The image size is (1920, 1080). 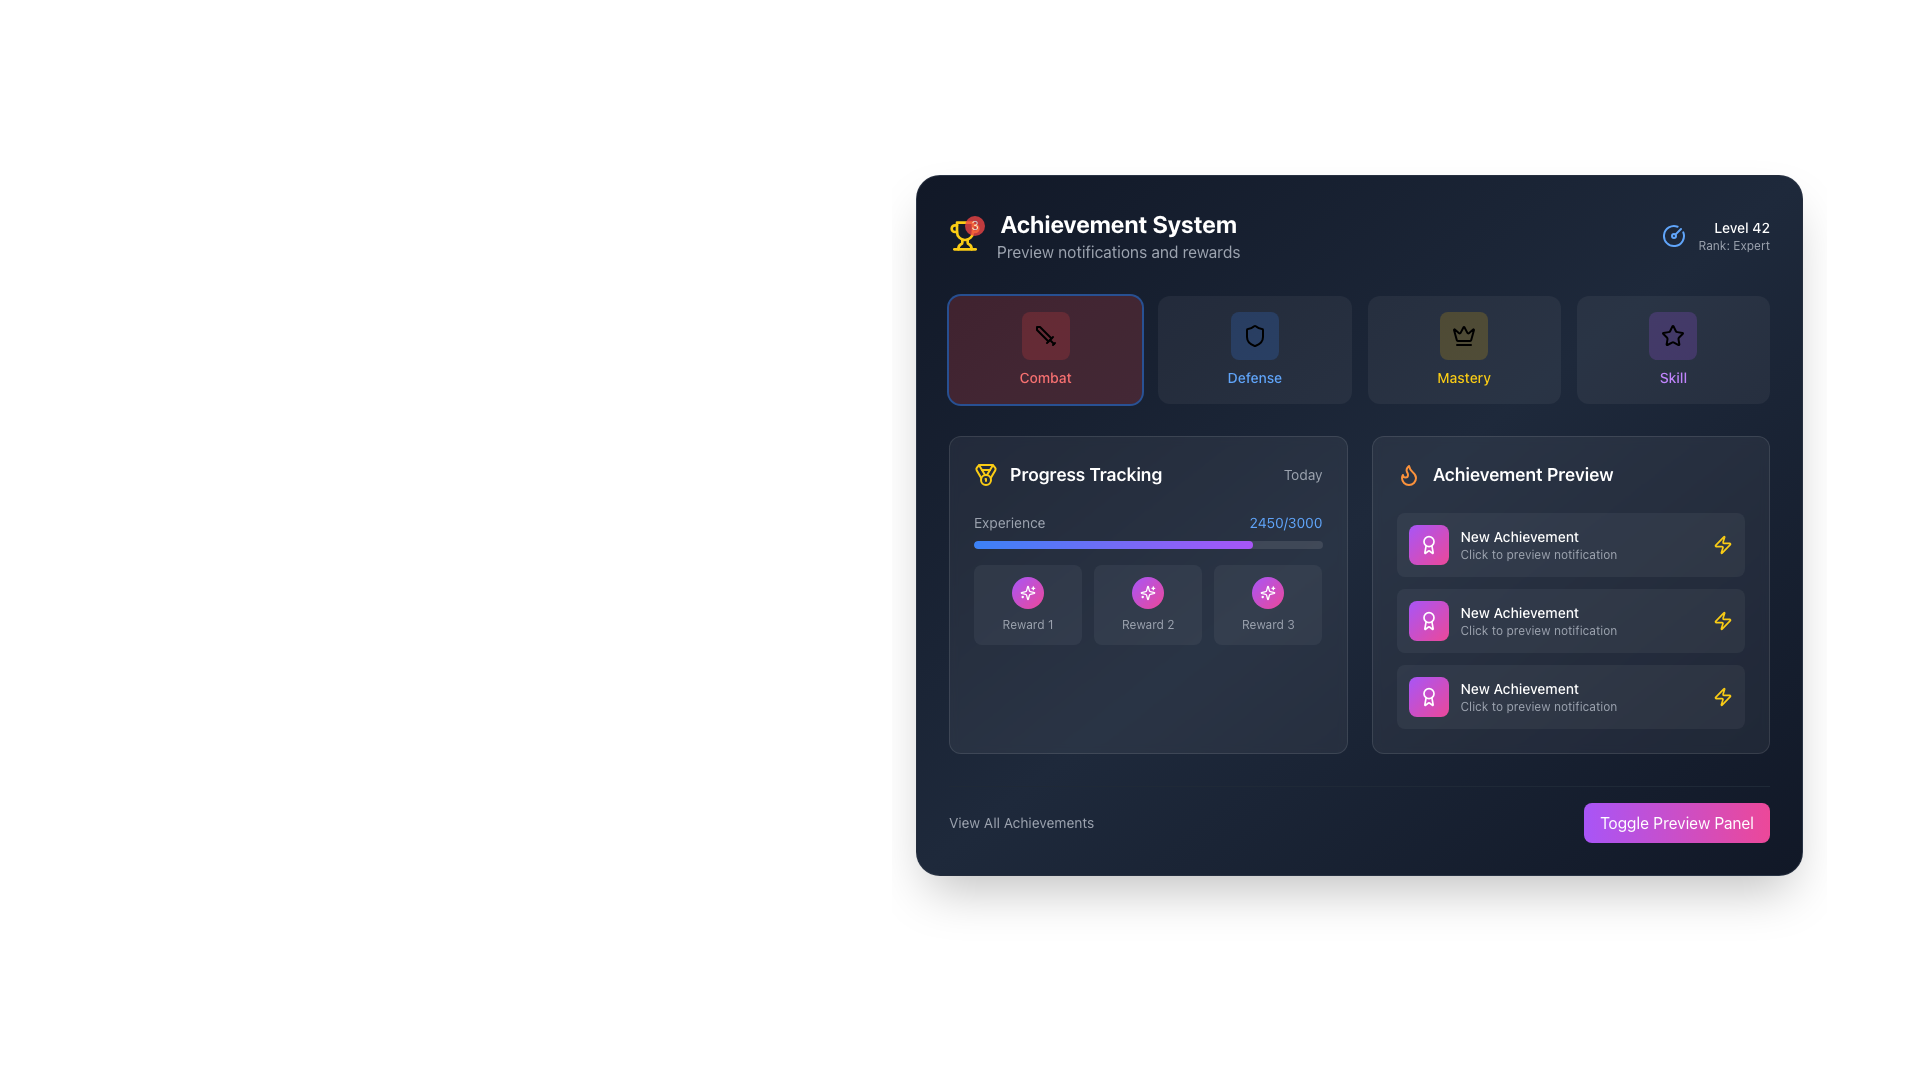 What do you see at coordinates (1148, 544) in the screenshot?
I see `the Progress bar located below the 'Experience' text in the 'Progress Tracking' panel` at bounding box center [1148, 544].